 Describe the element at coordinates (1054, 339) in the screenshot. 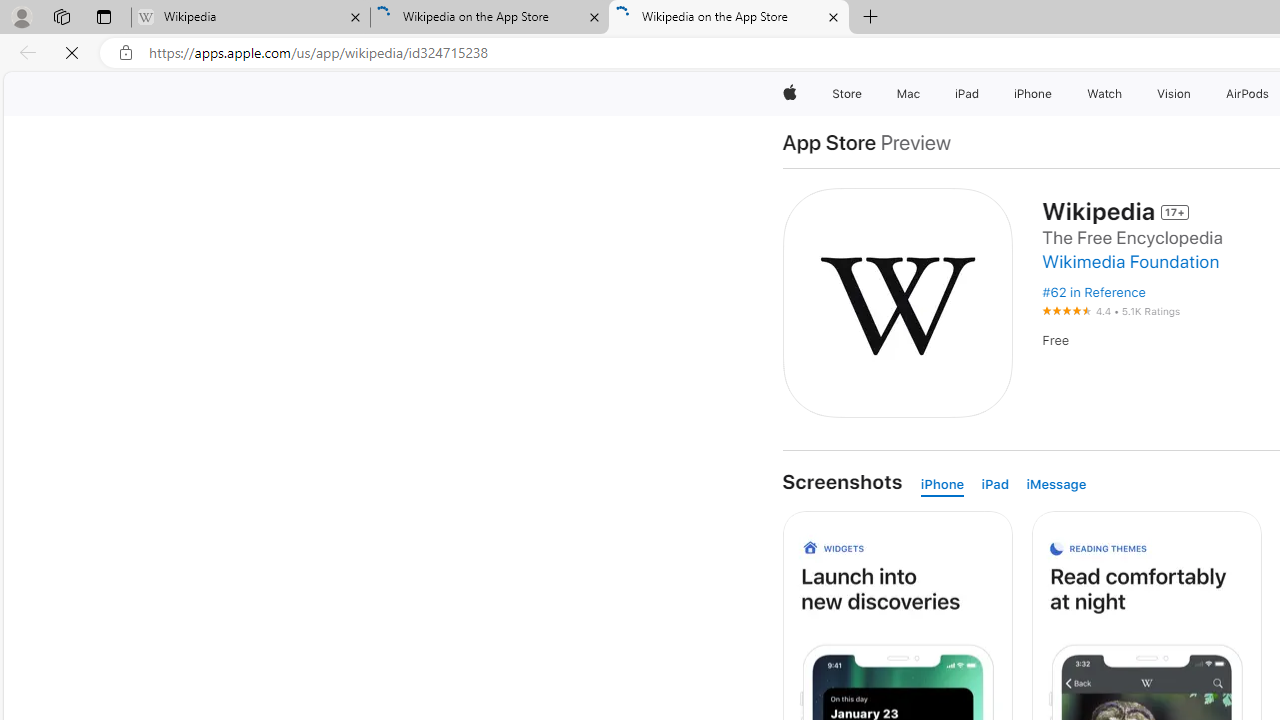

I see `'Free'` at that location.